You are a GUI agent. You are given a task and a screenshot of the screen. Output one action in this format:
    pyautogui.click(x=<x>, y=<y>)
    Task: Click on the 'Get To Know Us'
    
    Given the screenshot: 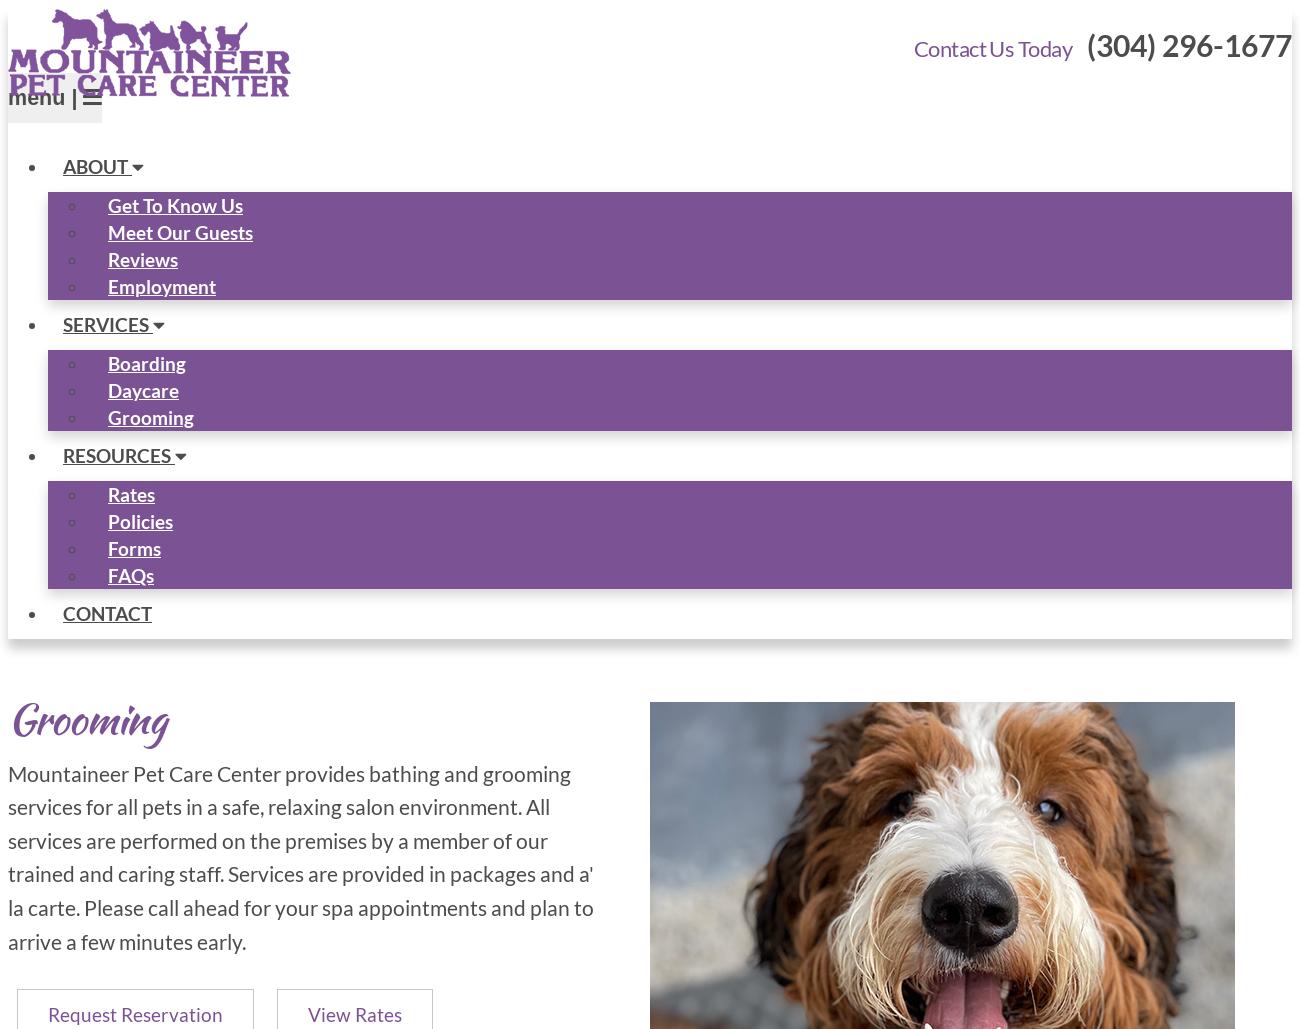 What is the action you would take?
    pyautogui.click(x=108, y=204)
    